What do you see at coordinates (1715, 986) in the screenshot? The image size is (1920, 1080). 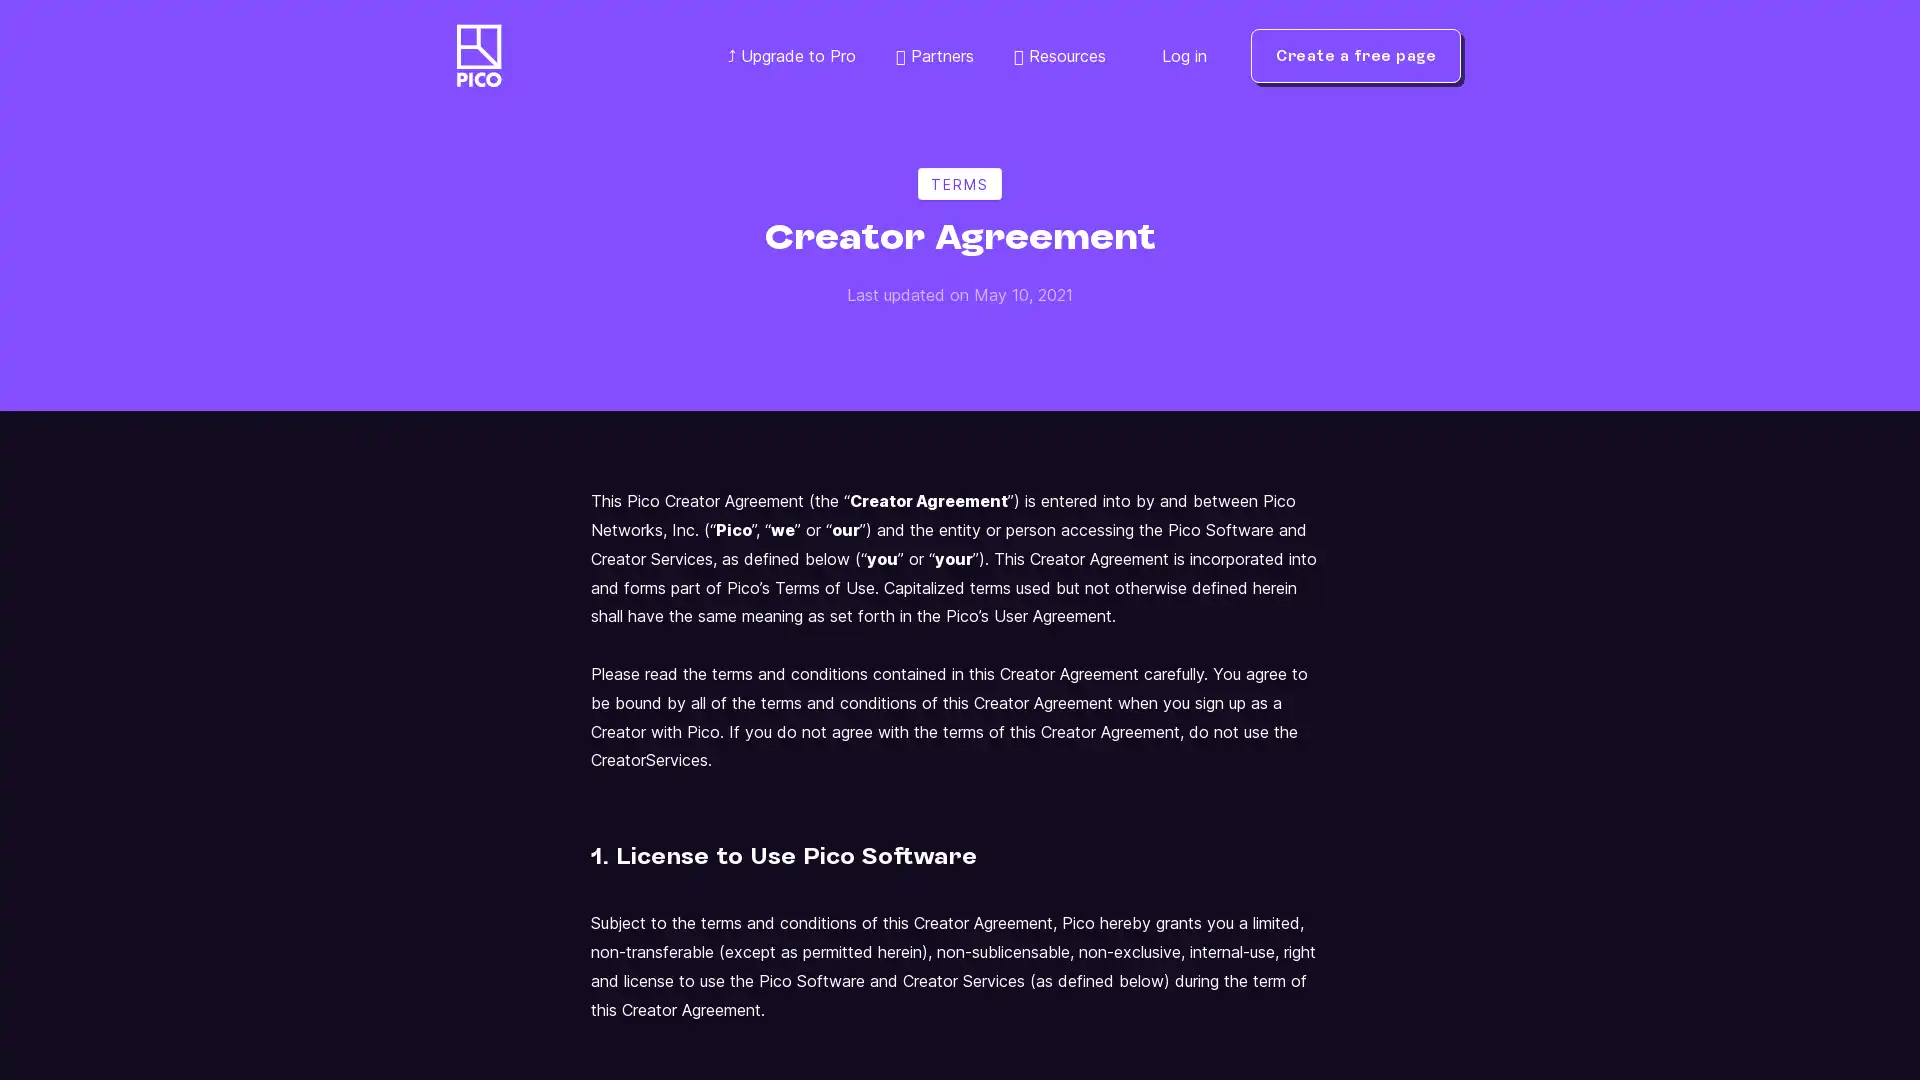 I see `Accept` at bounding box center [1715, 986].